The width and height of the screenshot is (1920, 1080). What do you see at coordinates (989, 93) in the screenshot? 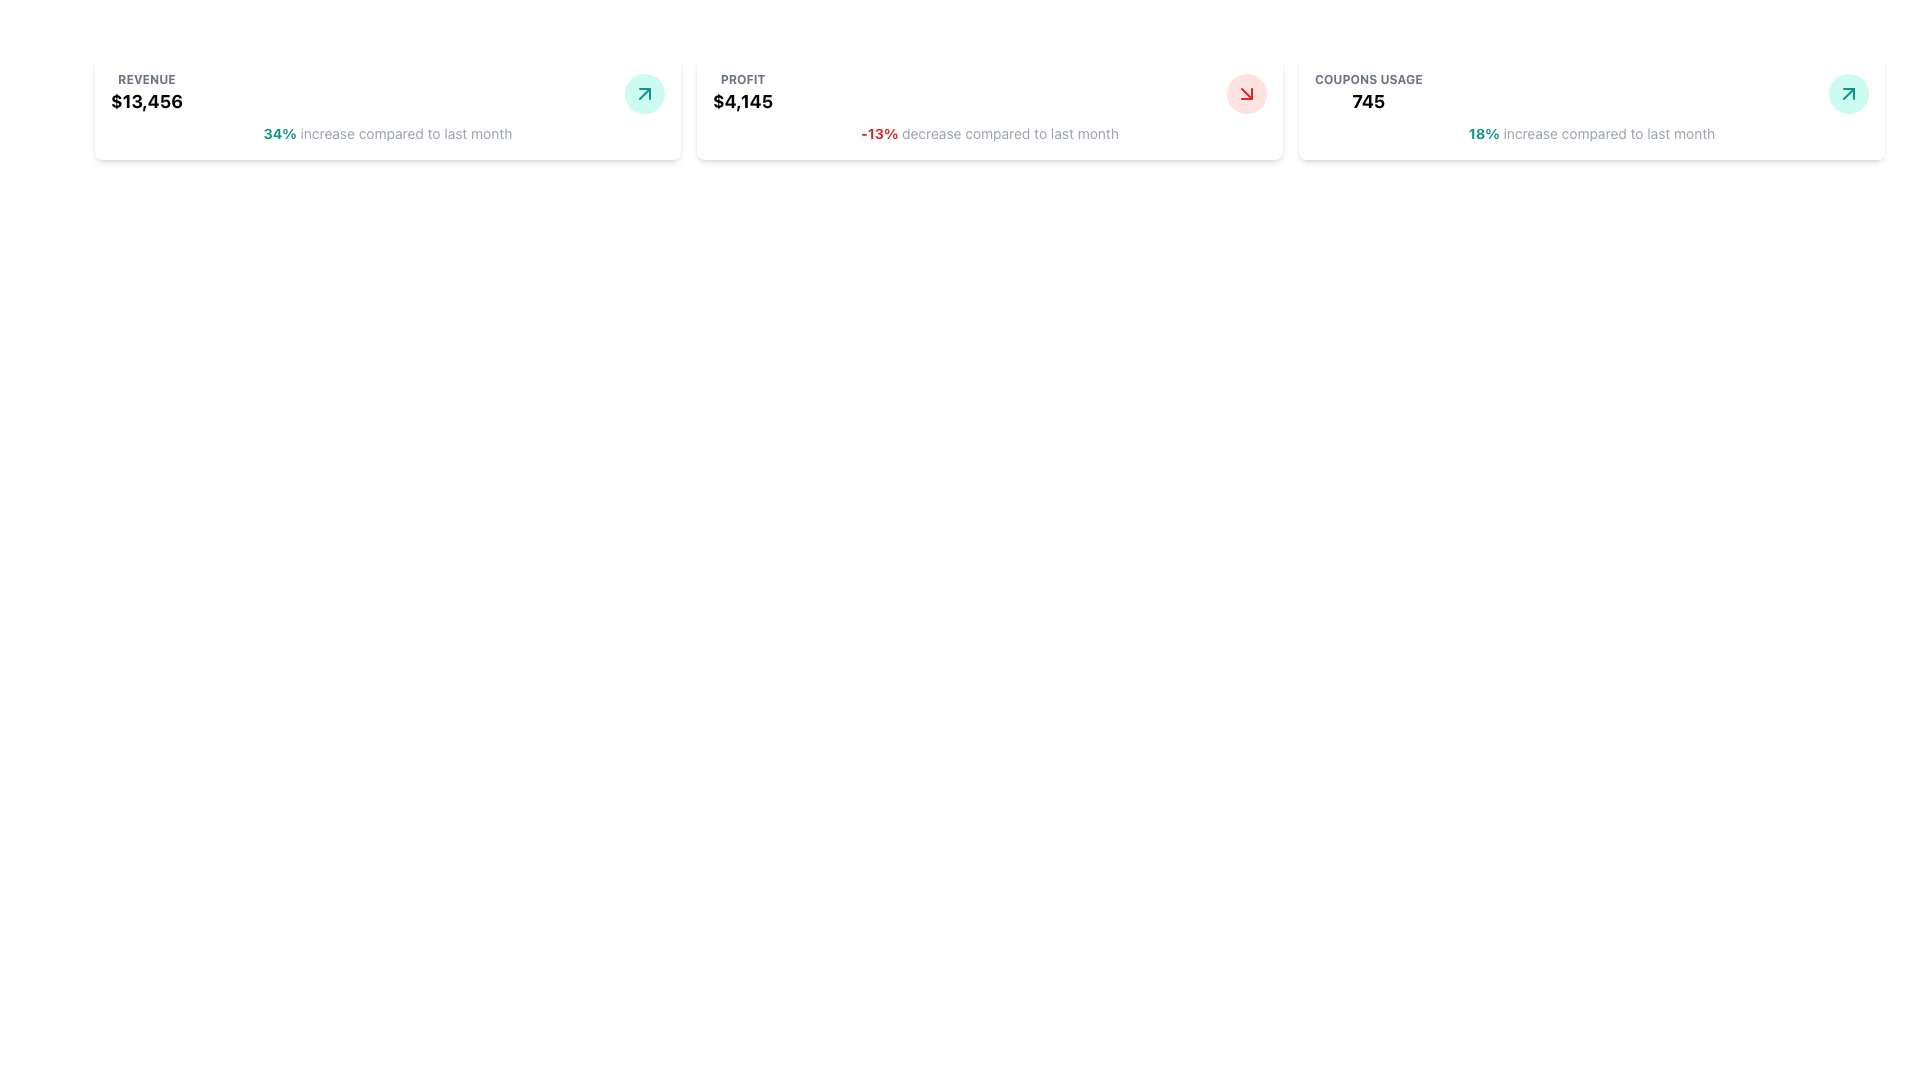
I see `the Display component that showcases the profit figure with a negative trend indicator, located at the top section of the card in the center of the displayed row` at bounding box center [989, 93].